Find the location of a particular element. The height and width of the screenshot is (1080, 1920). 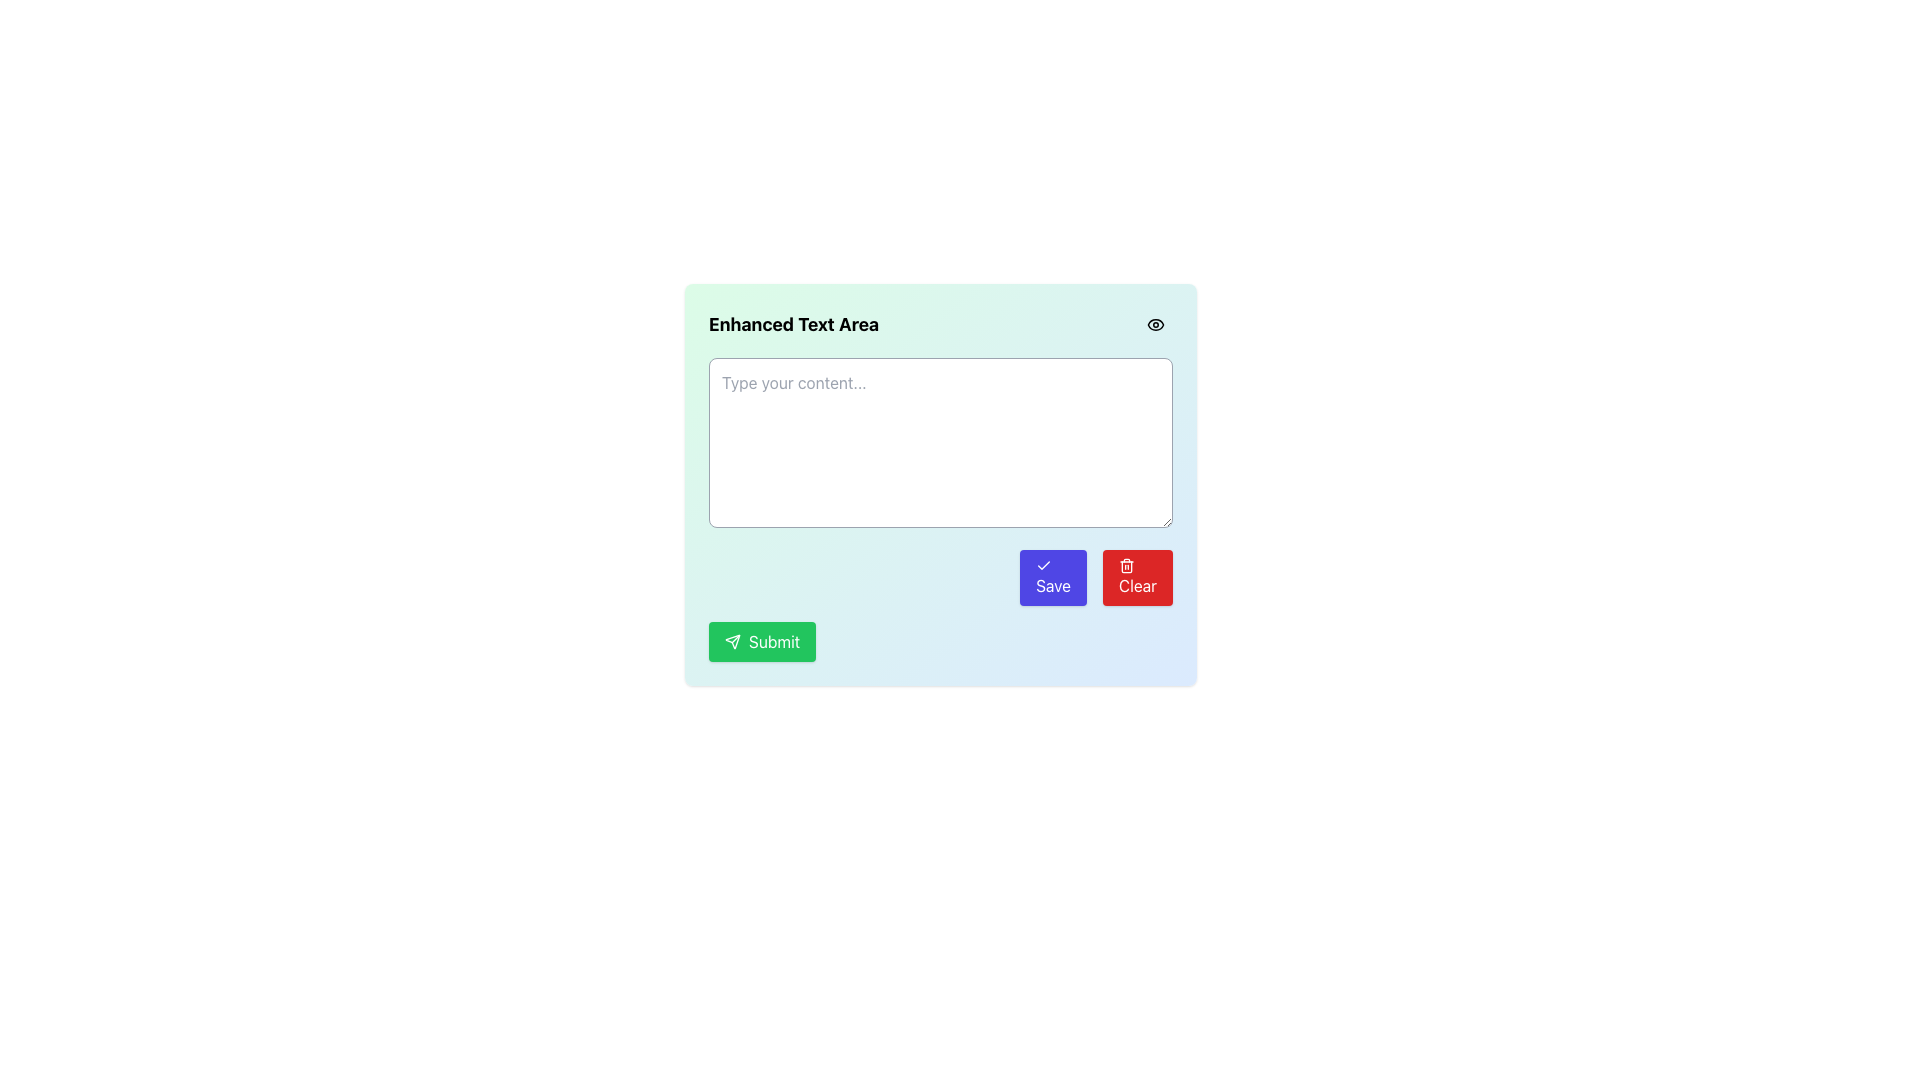

the 'Clear' button located at the bottom right of the content card is located at coordinates (1137, 578).